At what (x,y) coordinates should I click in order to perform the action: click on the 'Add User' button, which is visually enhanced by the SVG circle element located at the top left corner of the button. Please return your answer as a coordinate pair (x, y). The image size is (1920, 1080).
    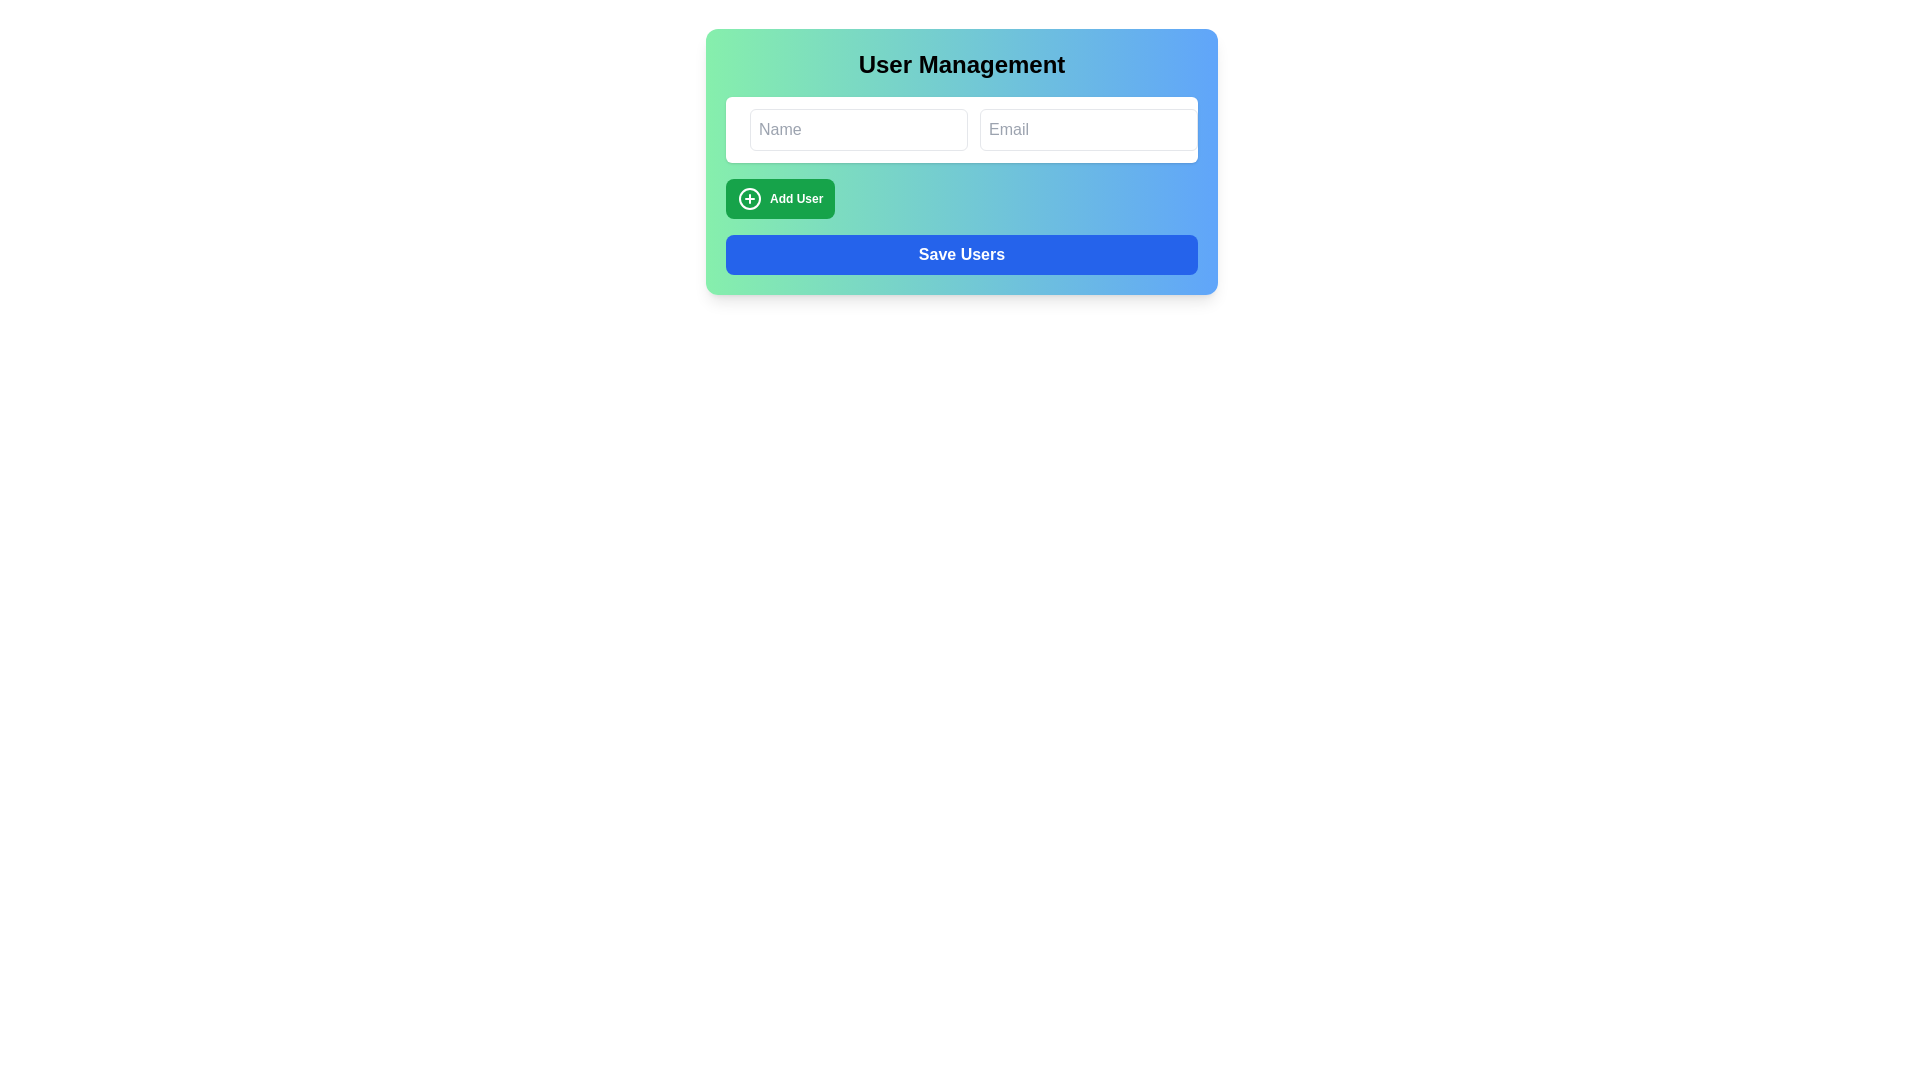
    Looking at the image, I should click on (748, 199).